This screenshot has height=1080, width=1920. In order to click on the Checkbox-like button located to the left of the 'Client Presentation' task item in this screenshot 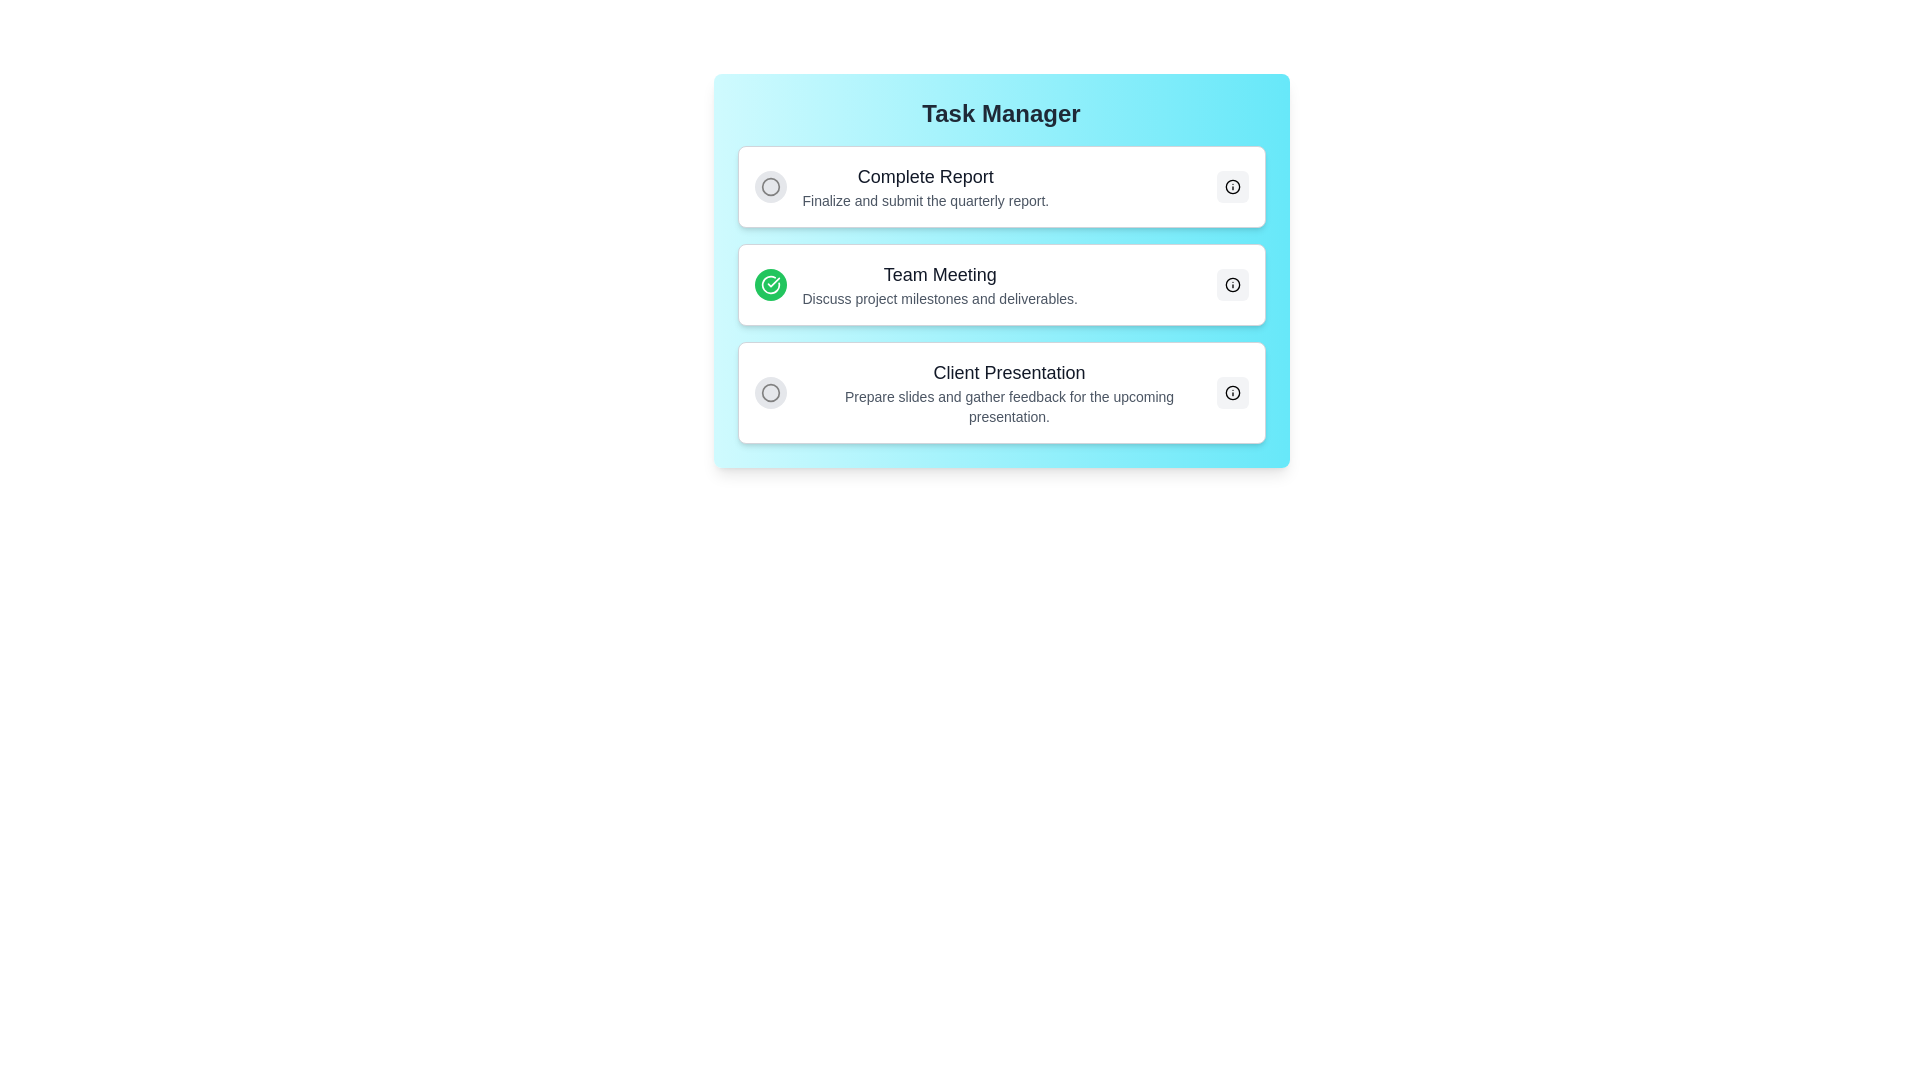, I will do `click(769, 393)`.